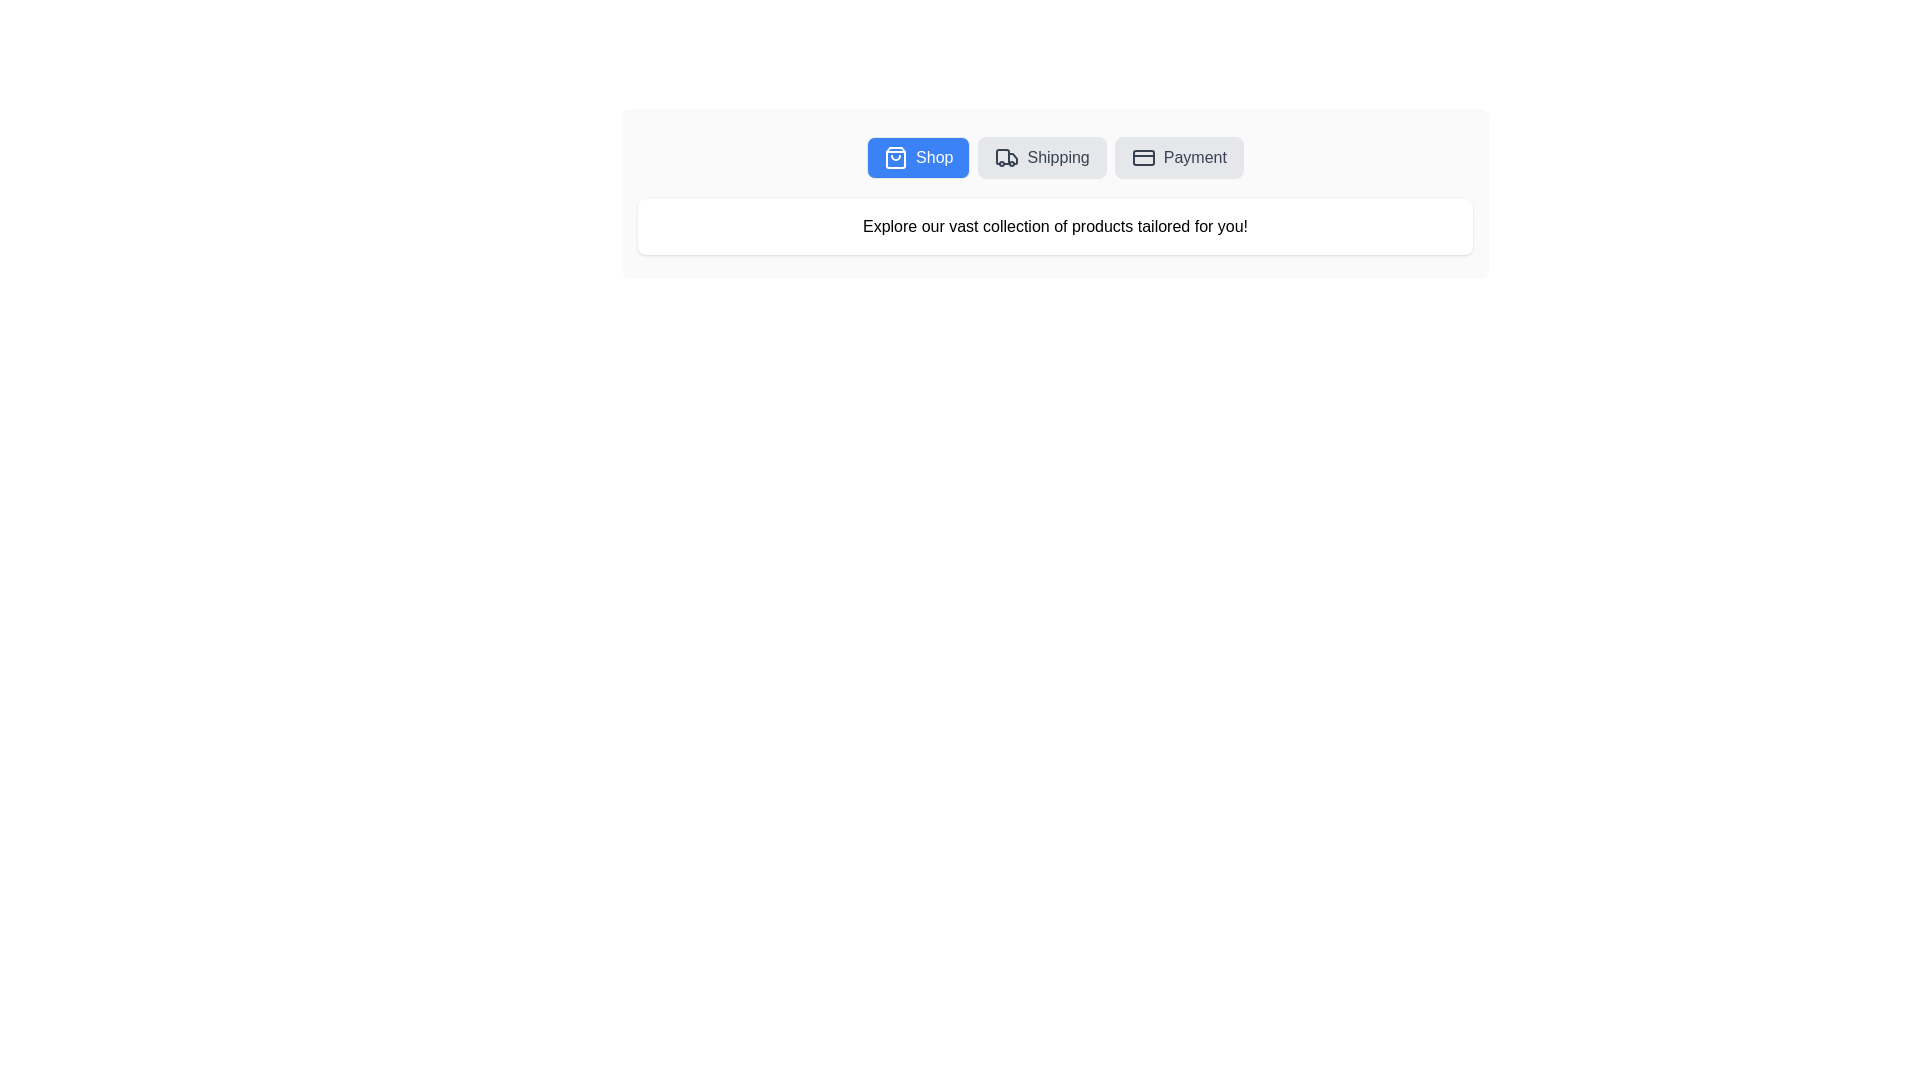 This screenshot has height=1080, width=1920. What do you see at coordinates (1054, 157) in the screenshot?
I see `the 'Shop' tab in the Tab Bar` at bounding box center [1054, 157].